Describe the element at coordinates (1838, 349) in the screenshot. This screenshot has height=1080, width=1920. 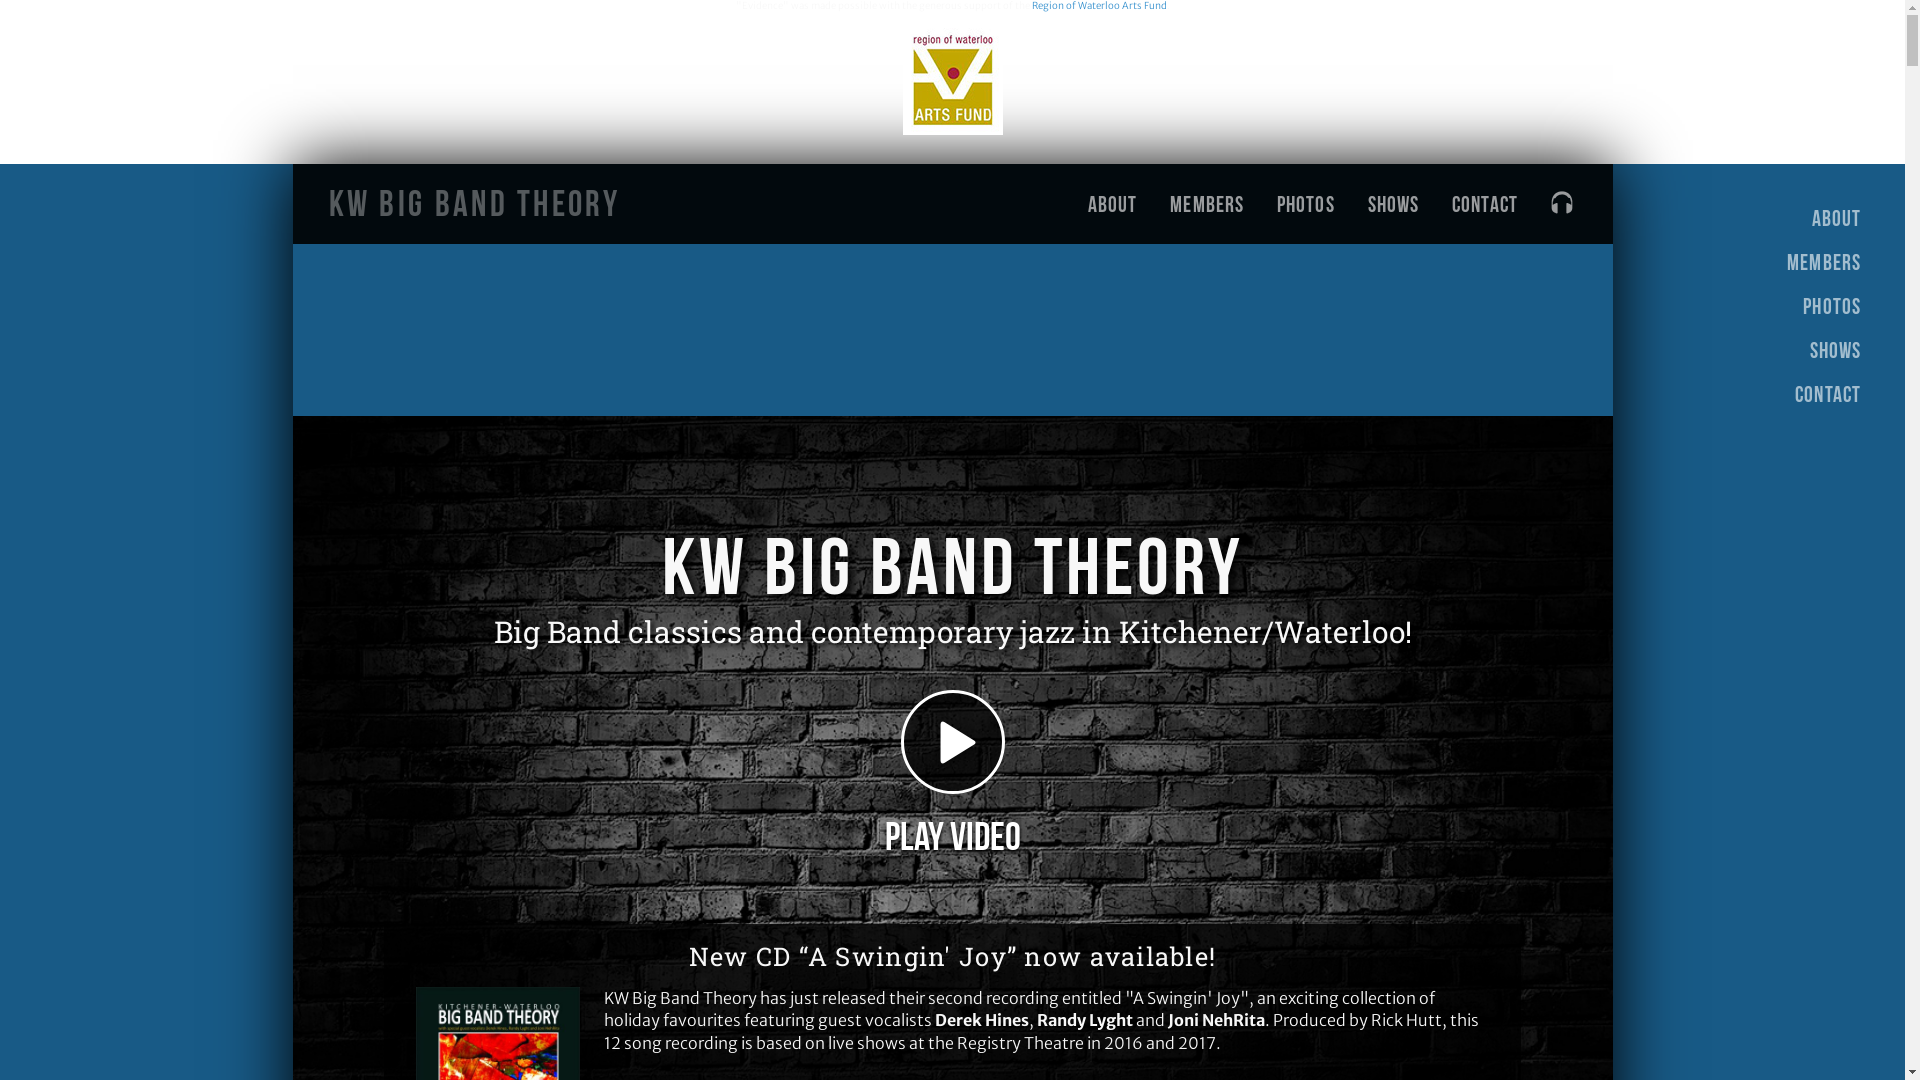
I see `'SHOWS'` at that location.